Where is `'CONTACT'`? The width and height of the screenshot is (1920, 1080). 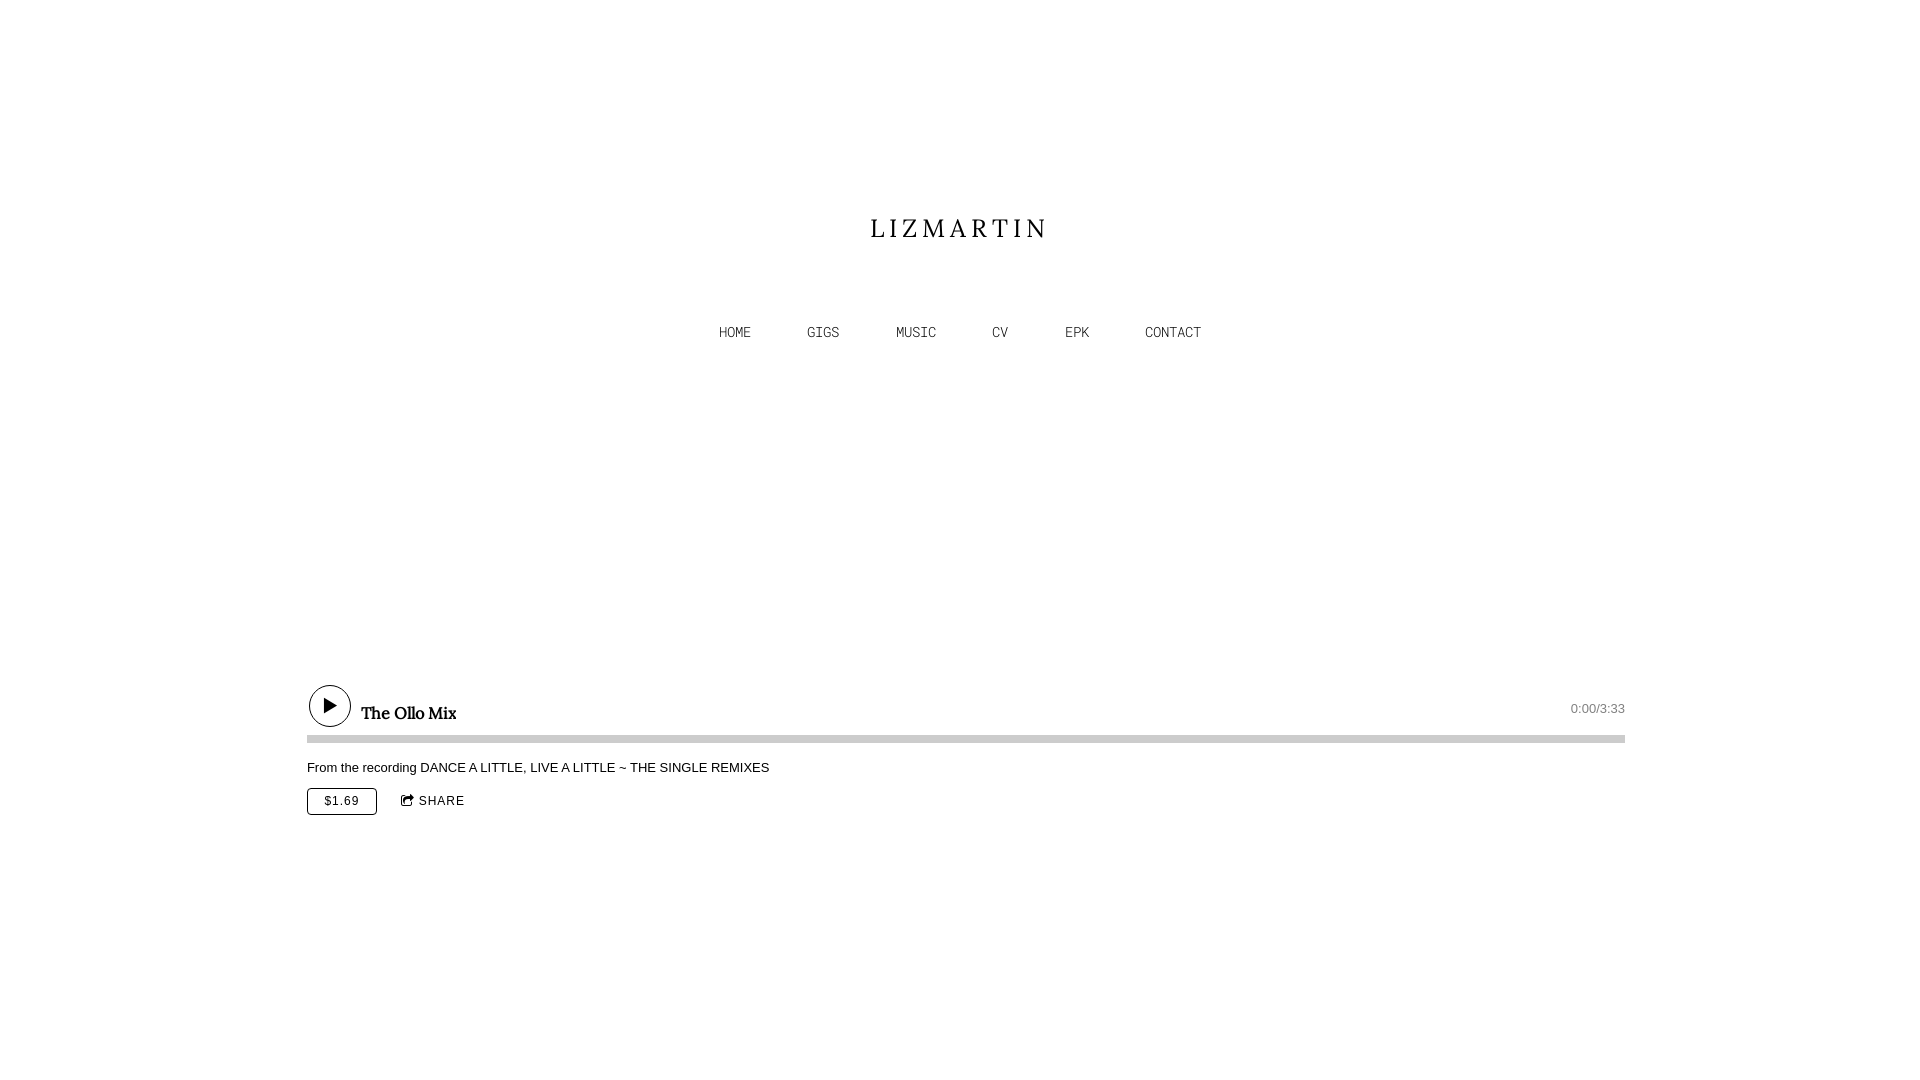
'CONTACT' is located at coordinates (1145, 330).